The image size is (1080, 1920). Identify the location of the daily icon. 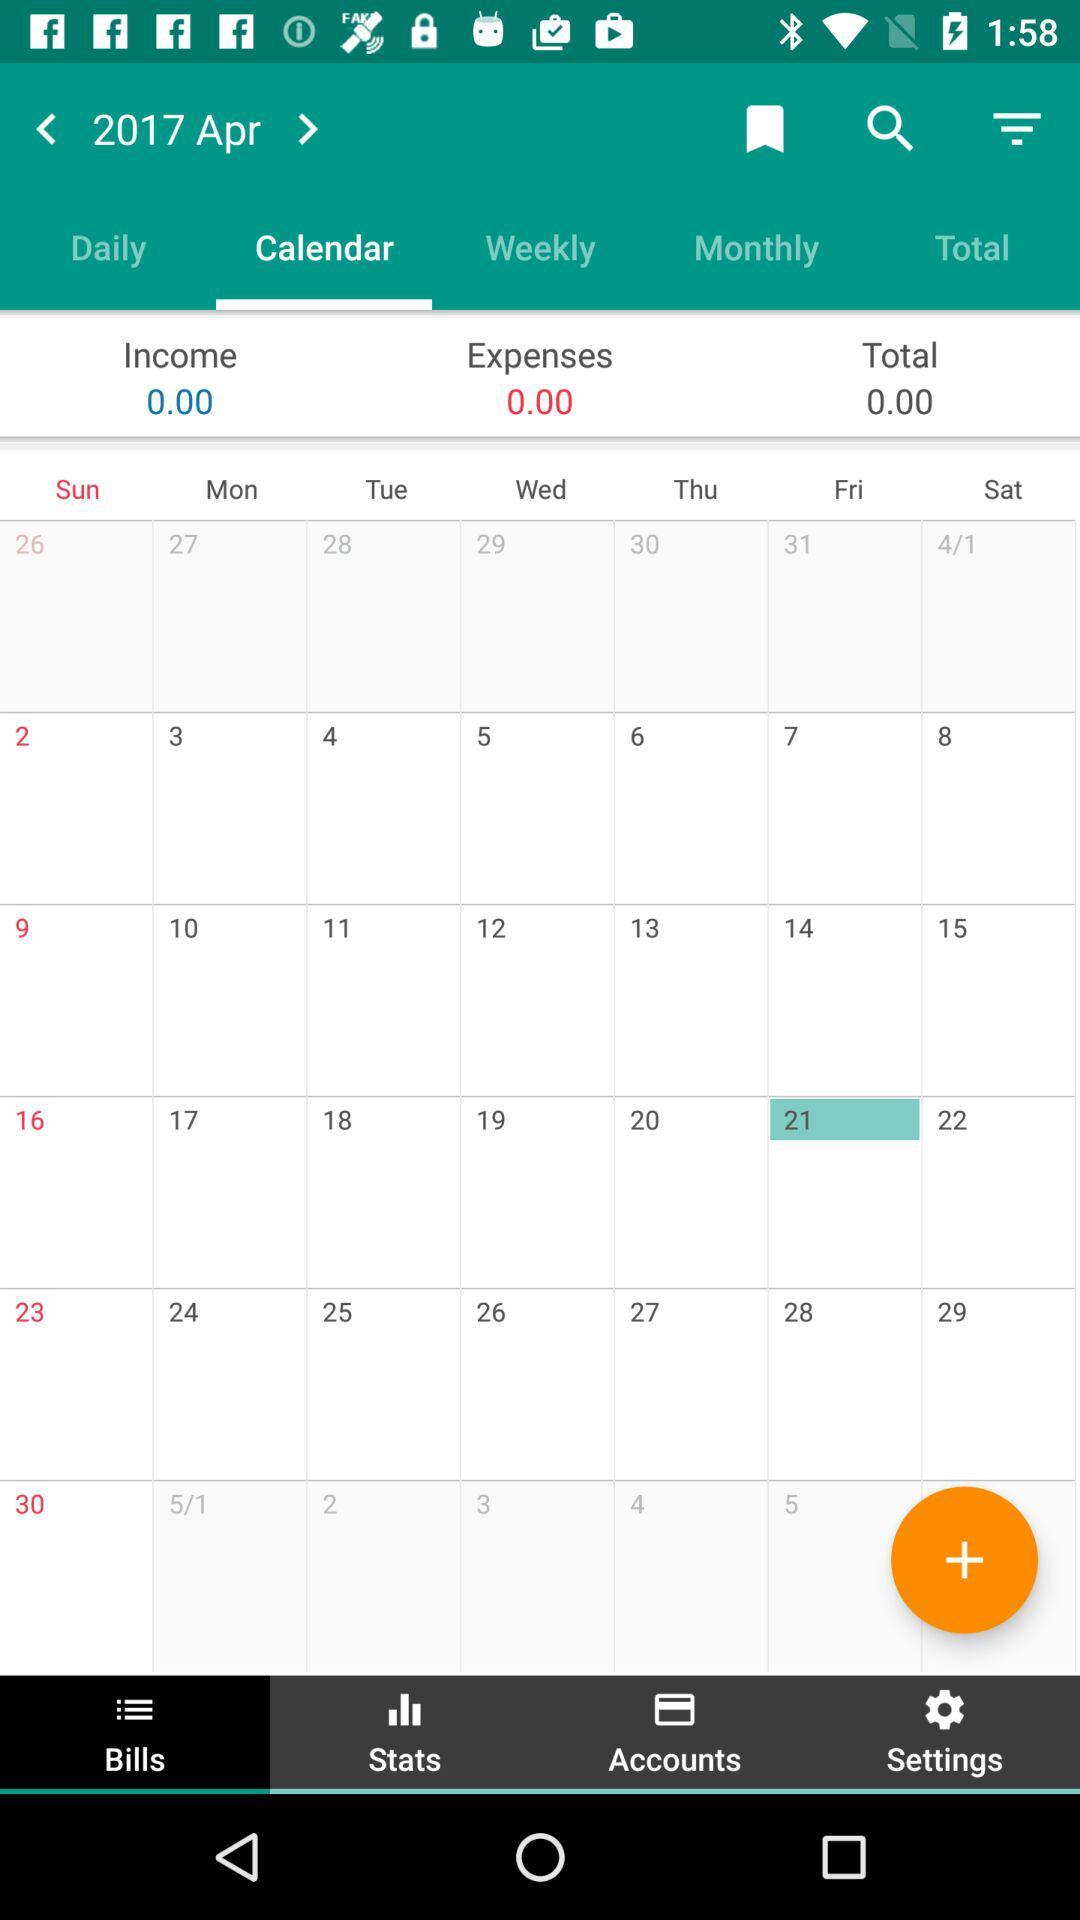
(108, 245).